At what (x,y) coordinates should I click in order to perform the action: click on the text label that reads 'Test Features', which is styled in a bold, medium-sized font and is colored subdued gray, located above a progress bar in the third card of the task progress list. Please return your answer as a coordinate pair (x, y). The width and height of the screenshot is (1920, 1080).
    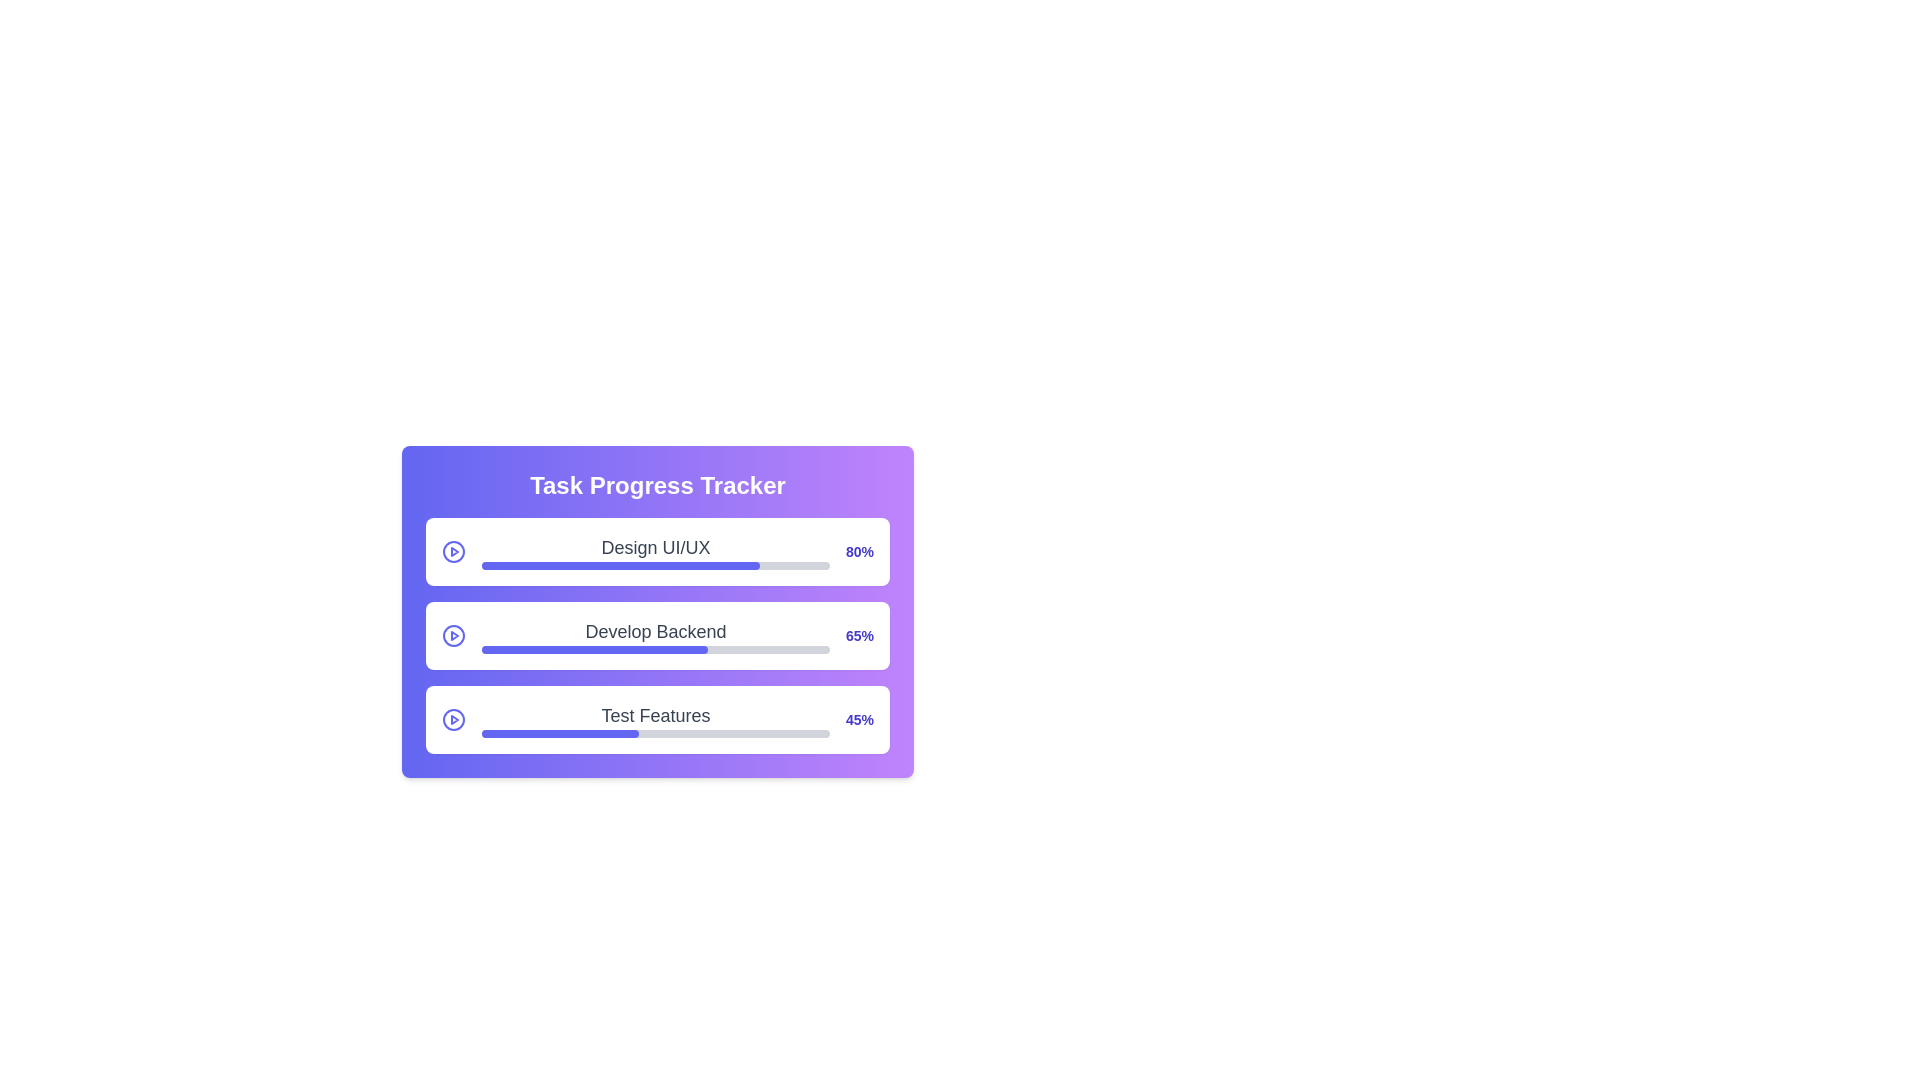
    Looking at the image, I should click on (656, 720).